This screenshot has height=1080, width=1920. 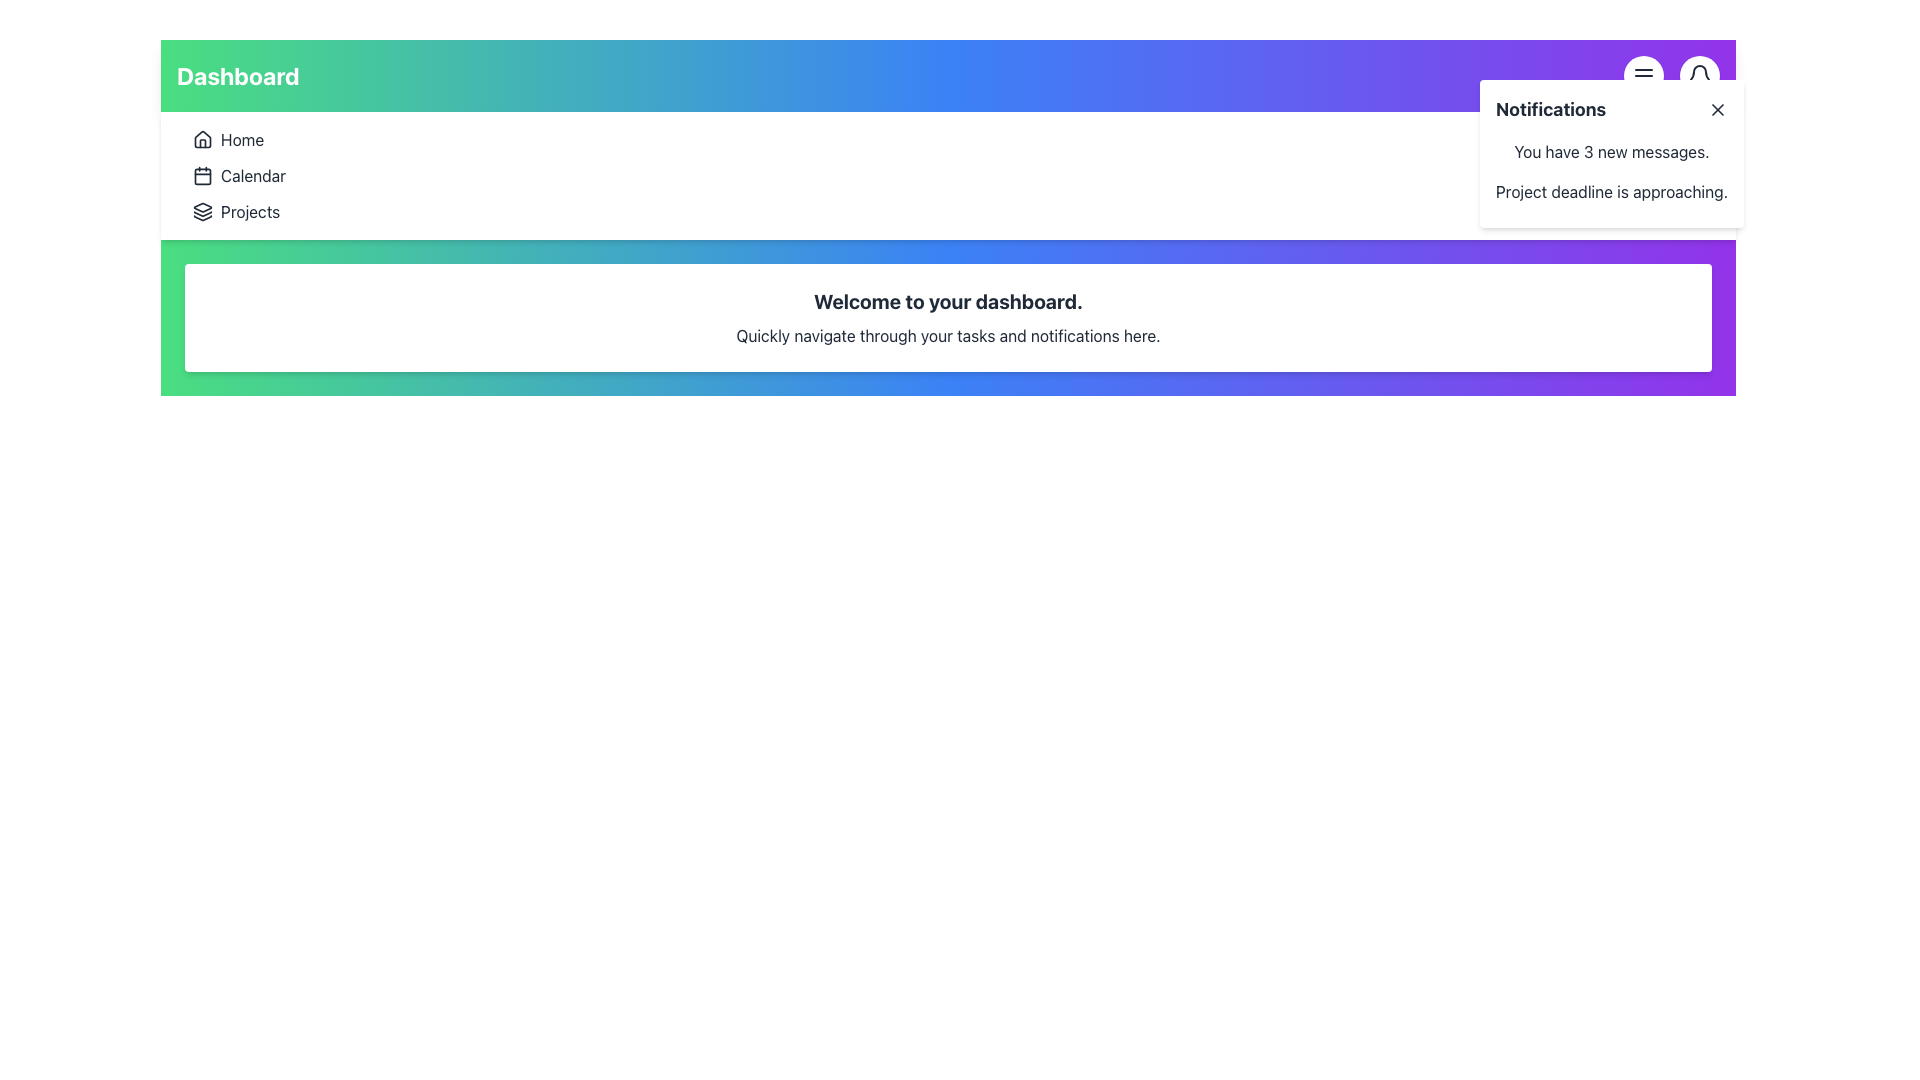 I want to click on the 'Home' text label in the vertical navigation menu, so click(x=241, y=138).